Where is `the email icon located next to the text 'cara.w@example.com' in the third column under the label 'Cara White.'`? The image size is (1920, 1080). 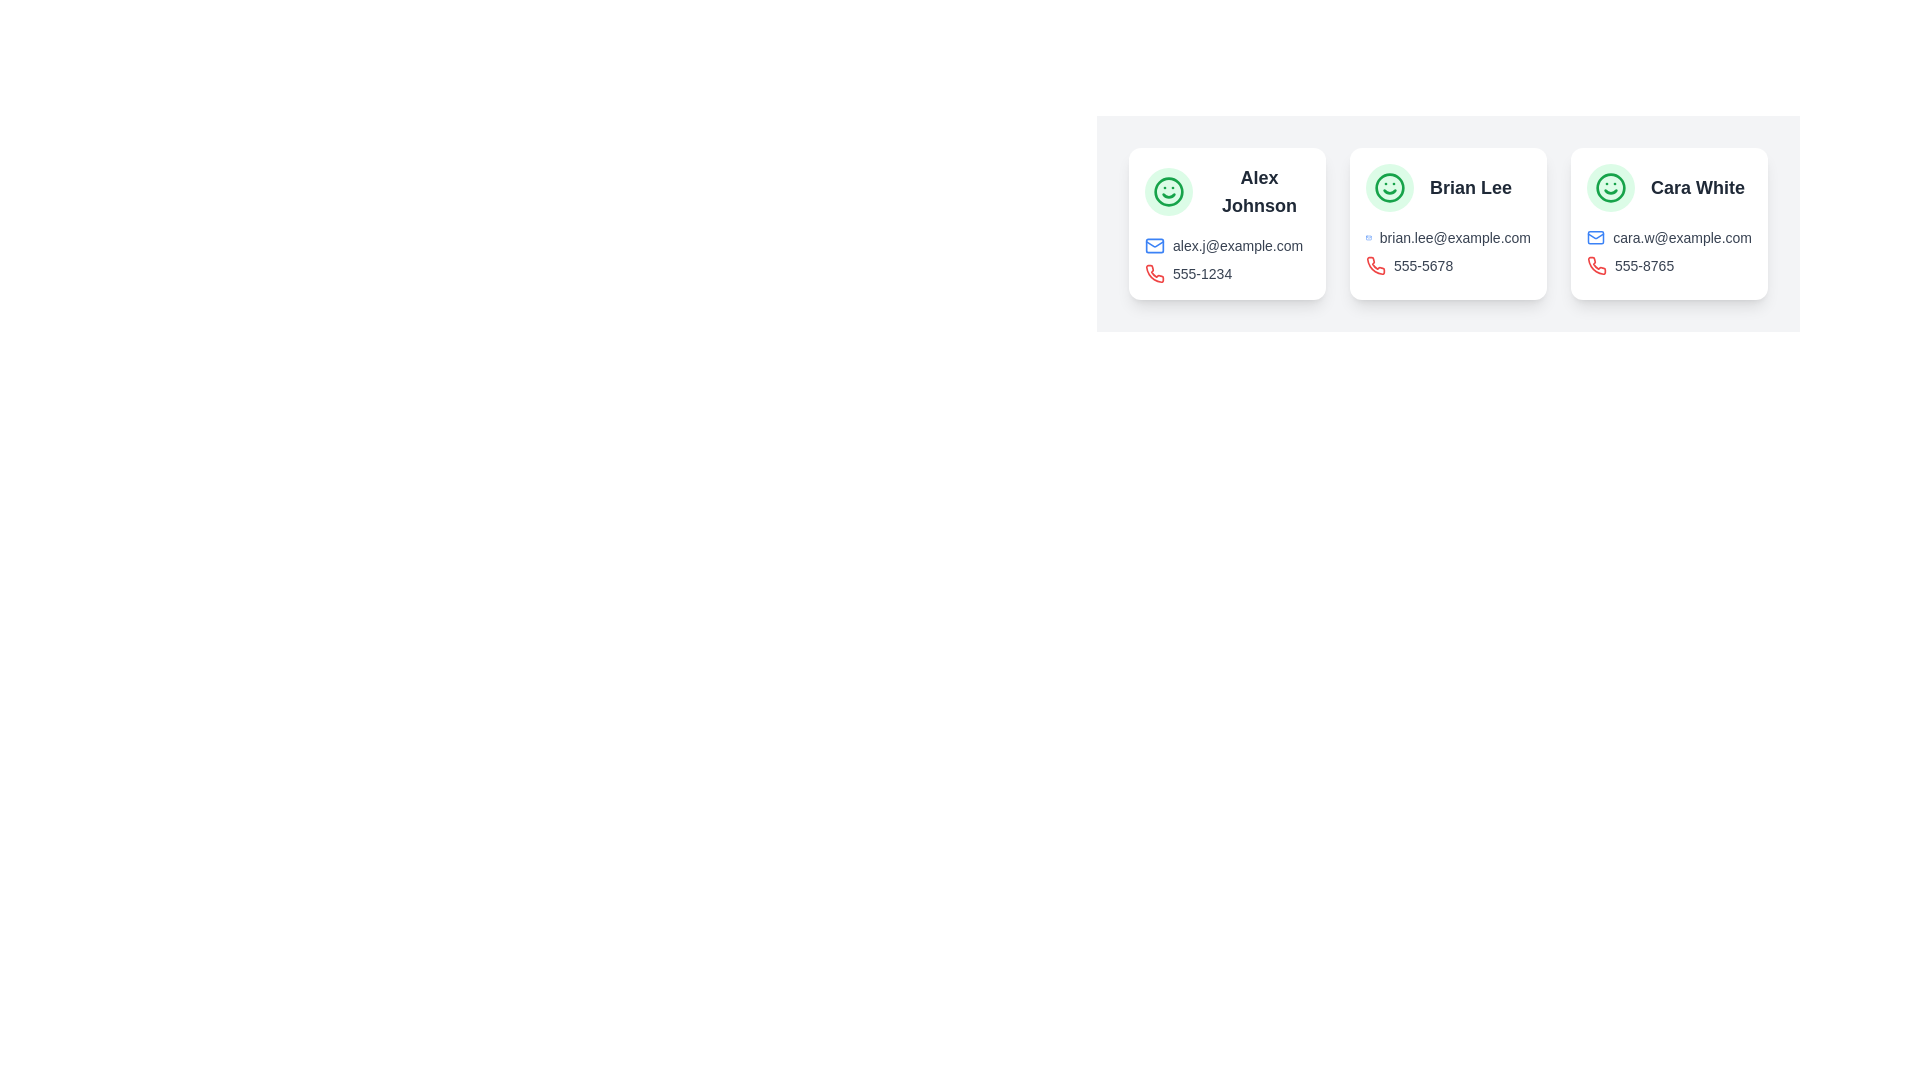 the email icon located next to the text 'cara.w@example.com' in the third column under the label 'Cara White.' is located at coordinates (1595, 237).